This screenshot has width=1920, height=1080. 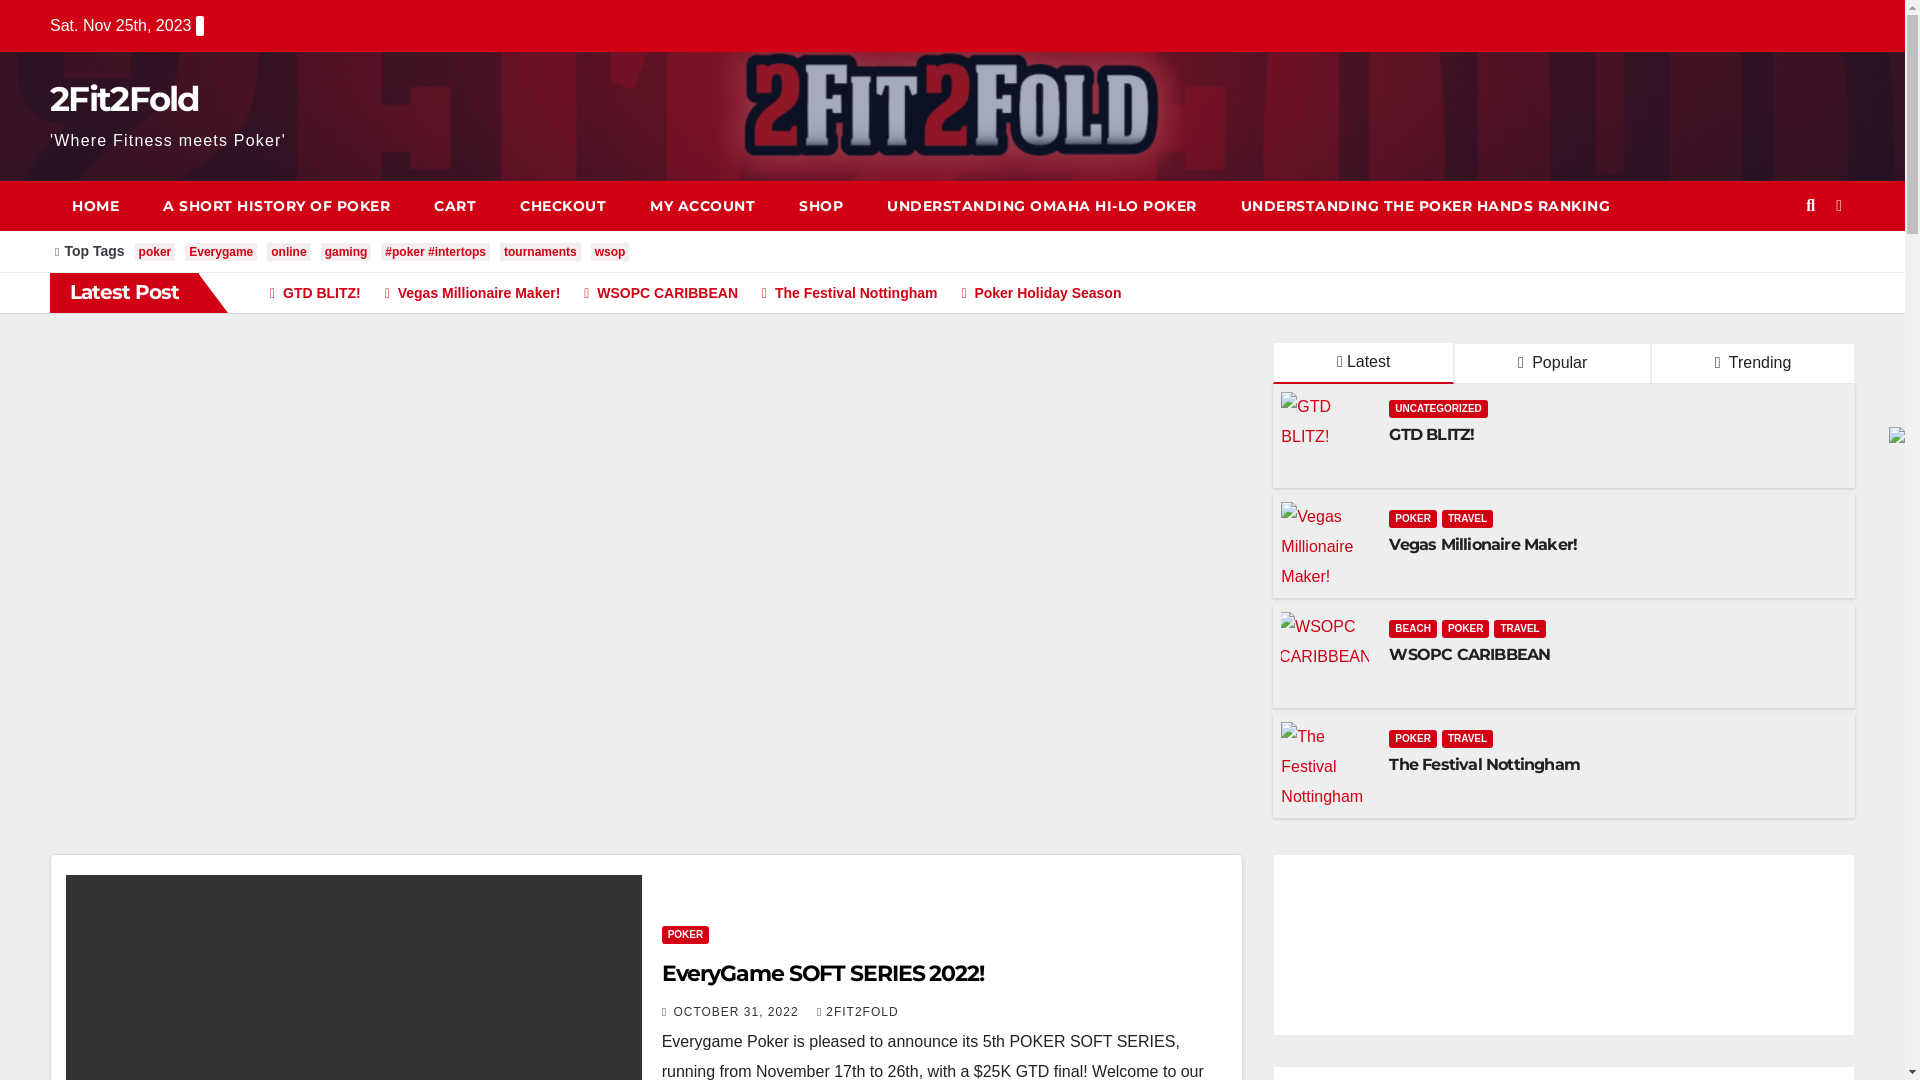 What do you see at coordinates (561, 205) in the screenshot?
I see `'CHECKOUT'` at bounding box center [561, 205].